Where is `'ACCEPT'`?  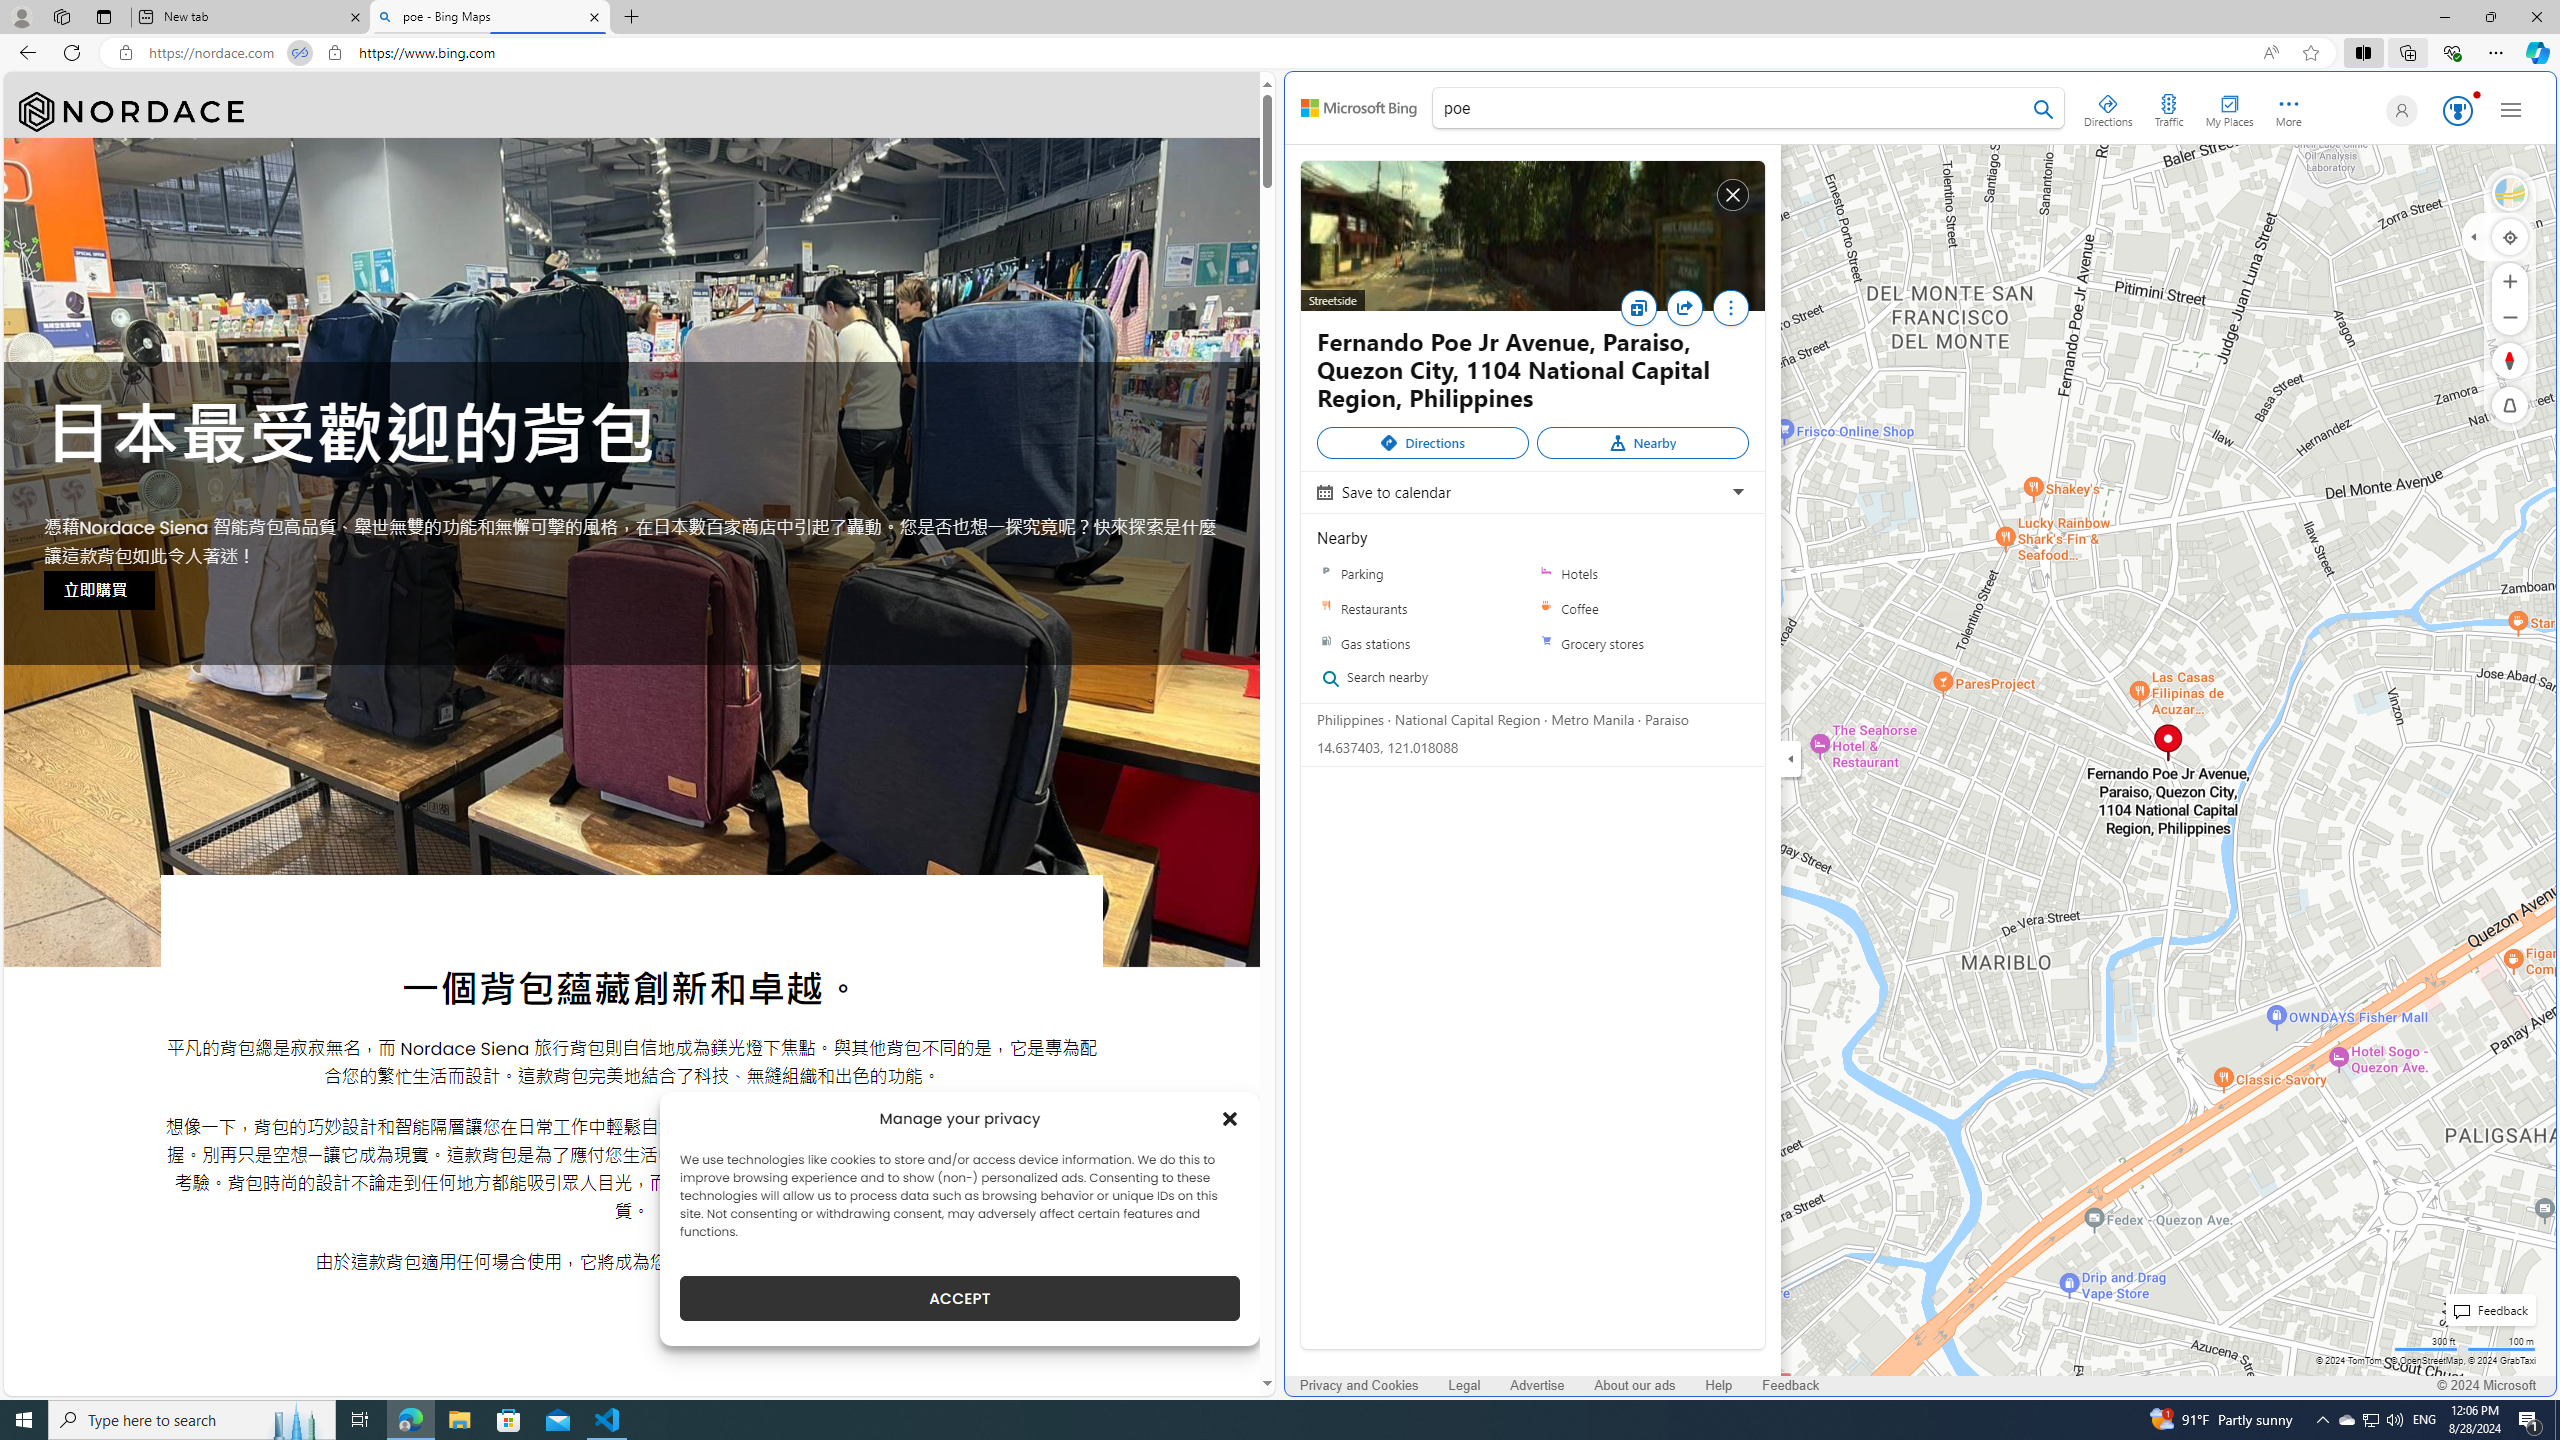
'ACCEPT' is located at coordinates (959, 1298).